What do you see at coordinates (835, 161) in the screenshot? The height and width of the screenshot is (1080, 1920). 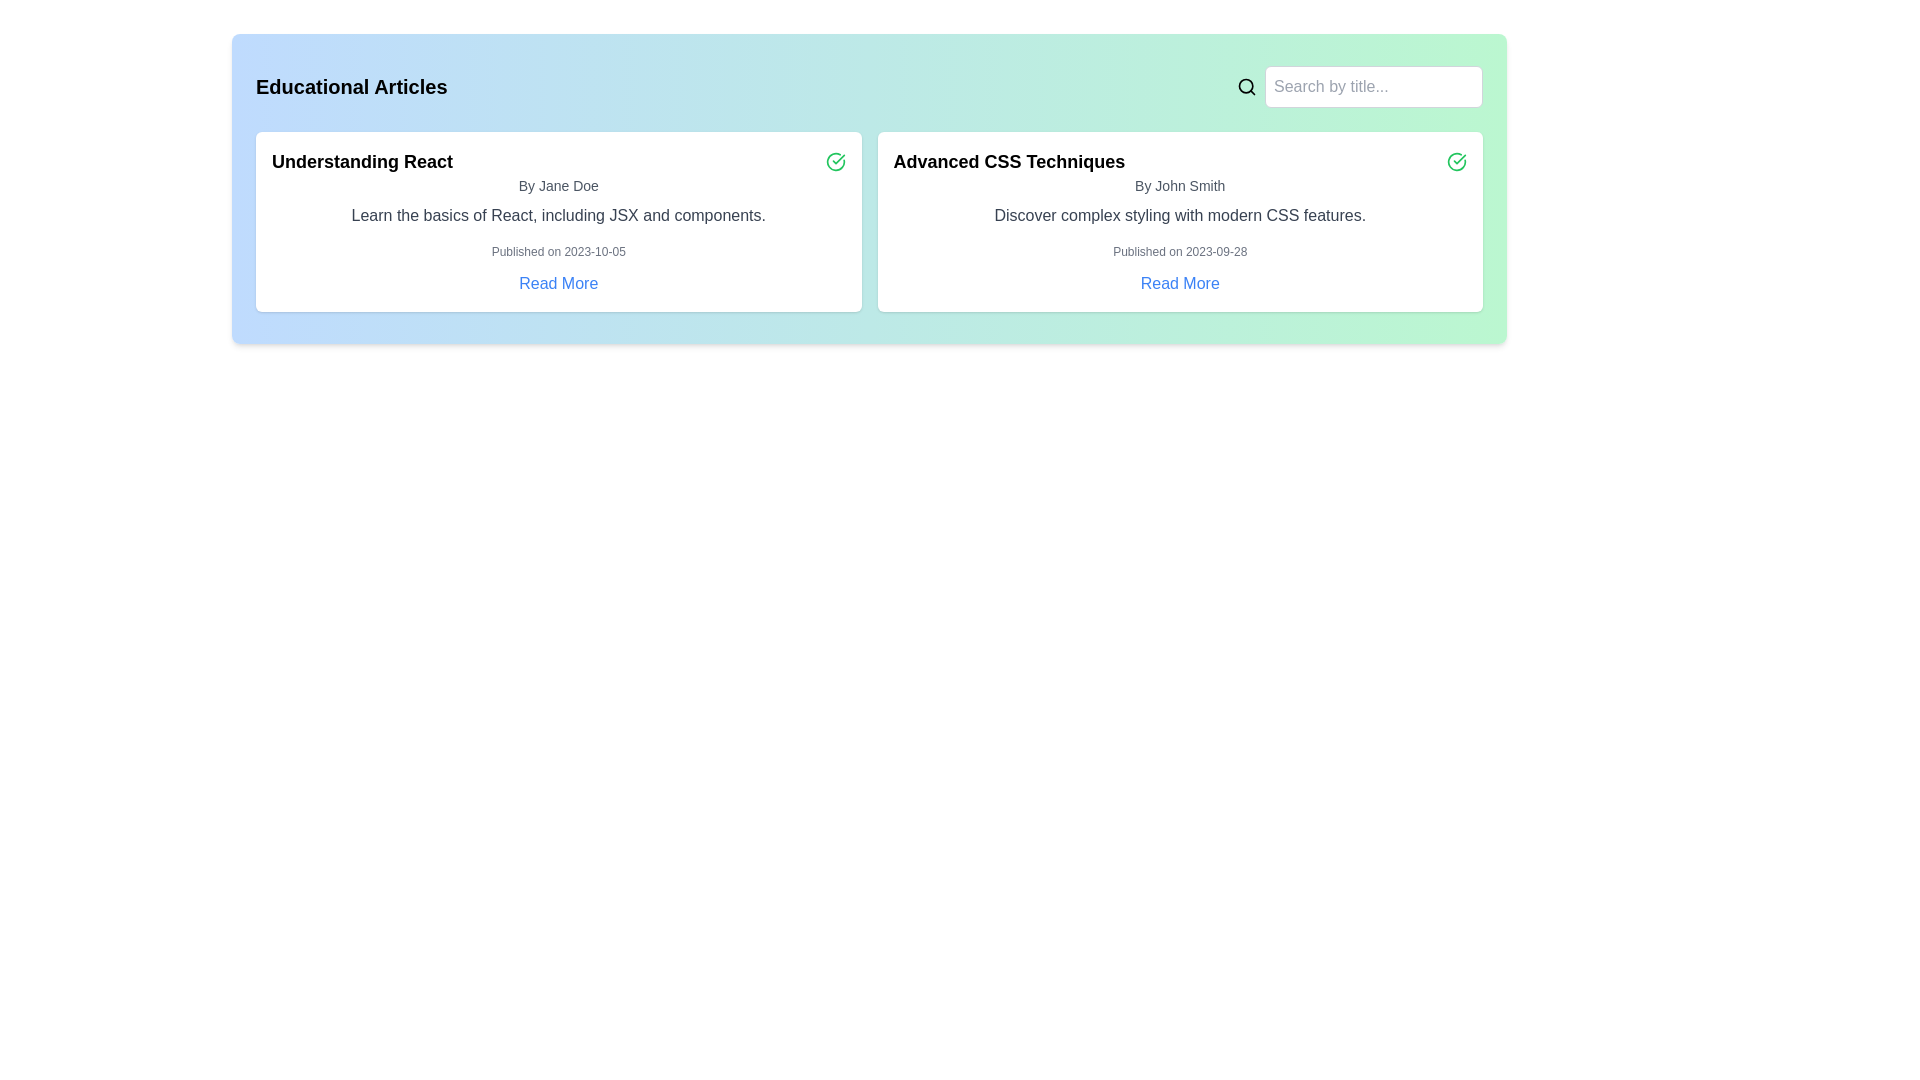 I see `the circular green checkmark icon located in the top-right of the 'Understanding React' section to indicate success` at bounding box center [835, 161].